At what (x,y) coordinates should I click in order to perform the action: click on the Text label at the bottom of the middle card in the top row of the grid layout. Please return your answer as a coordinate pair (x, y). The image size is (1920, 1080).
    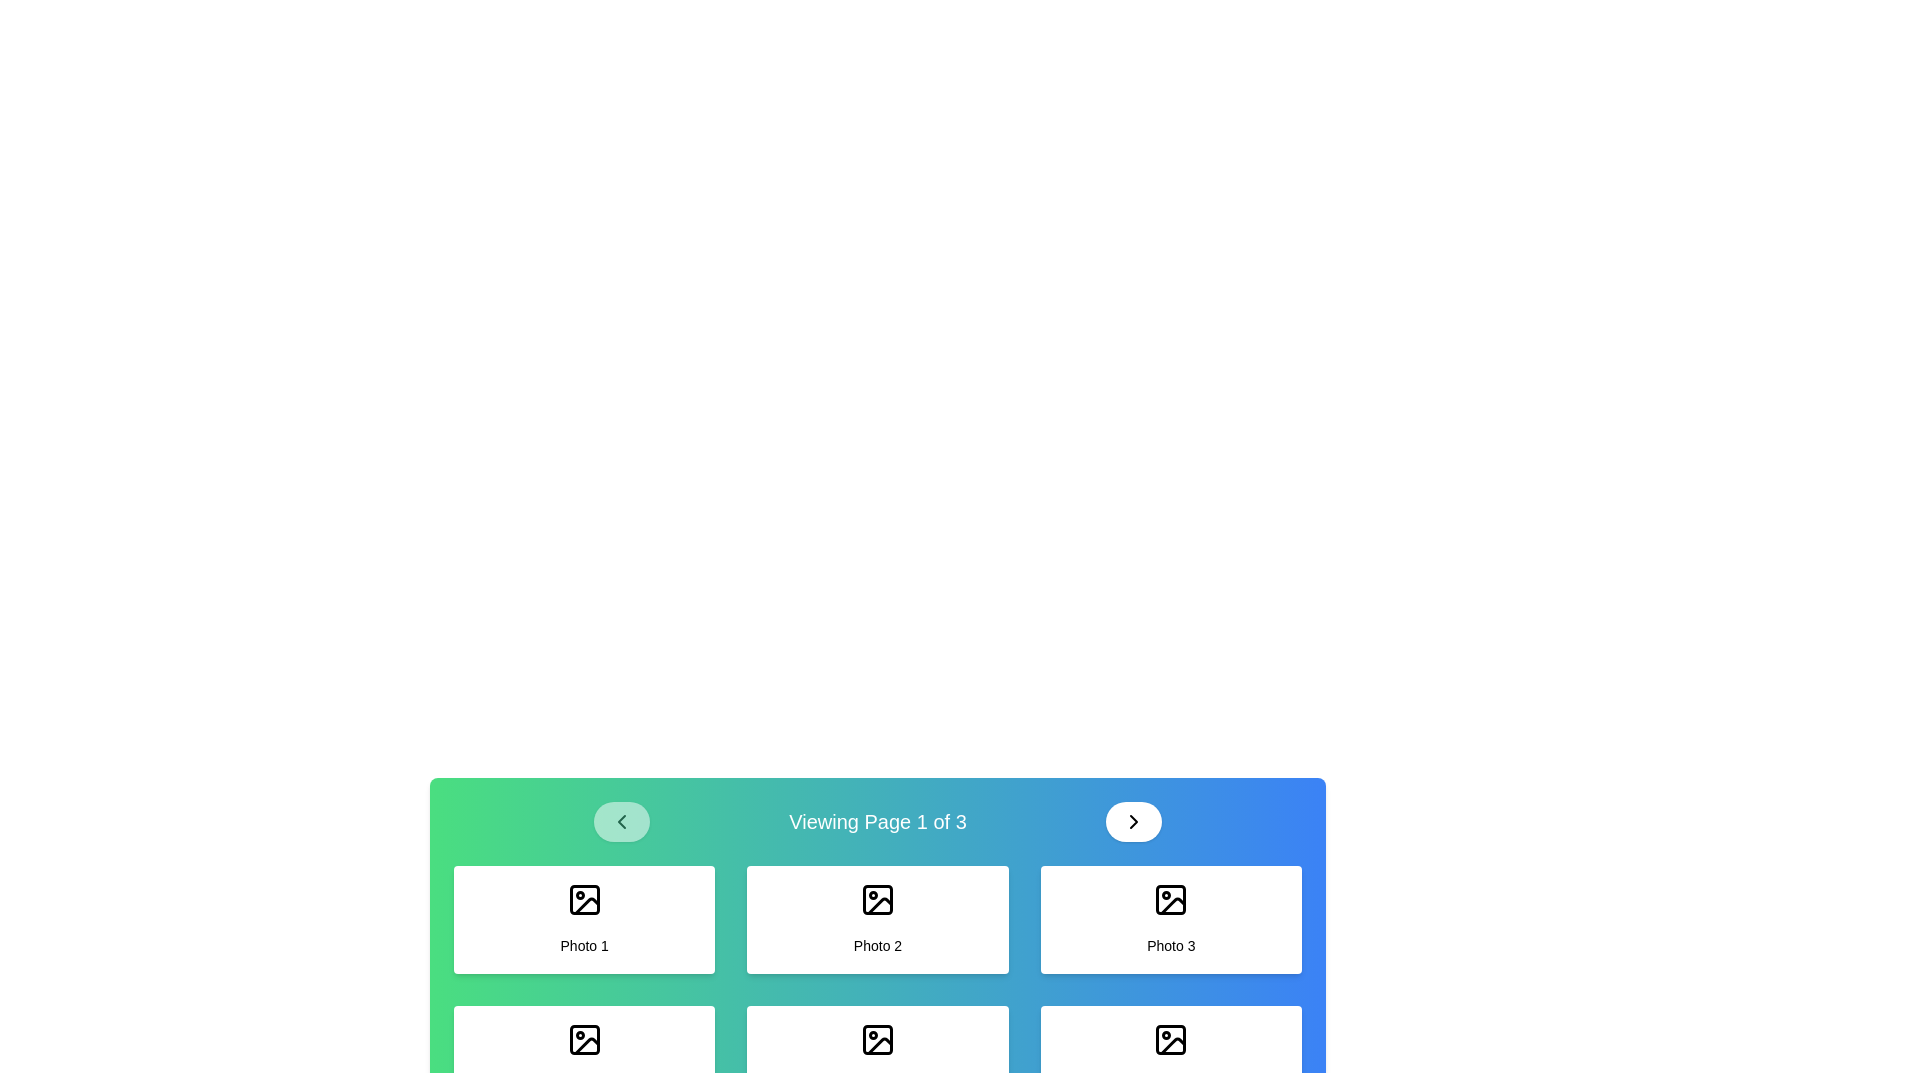
    Looking at the image, I should click on (878, 945).